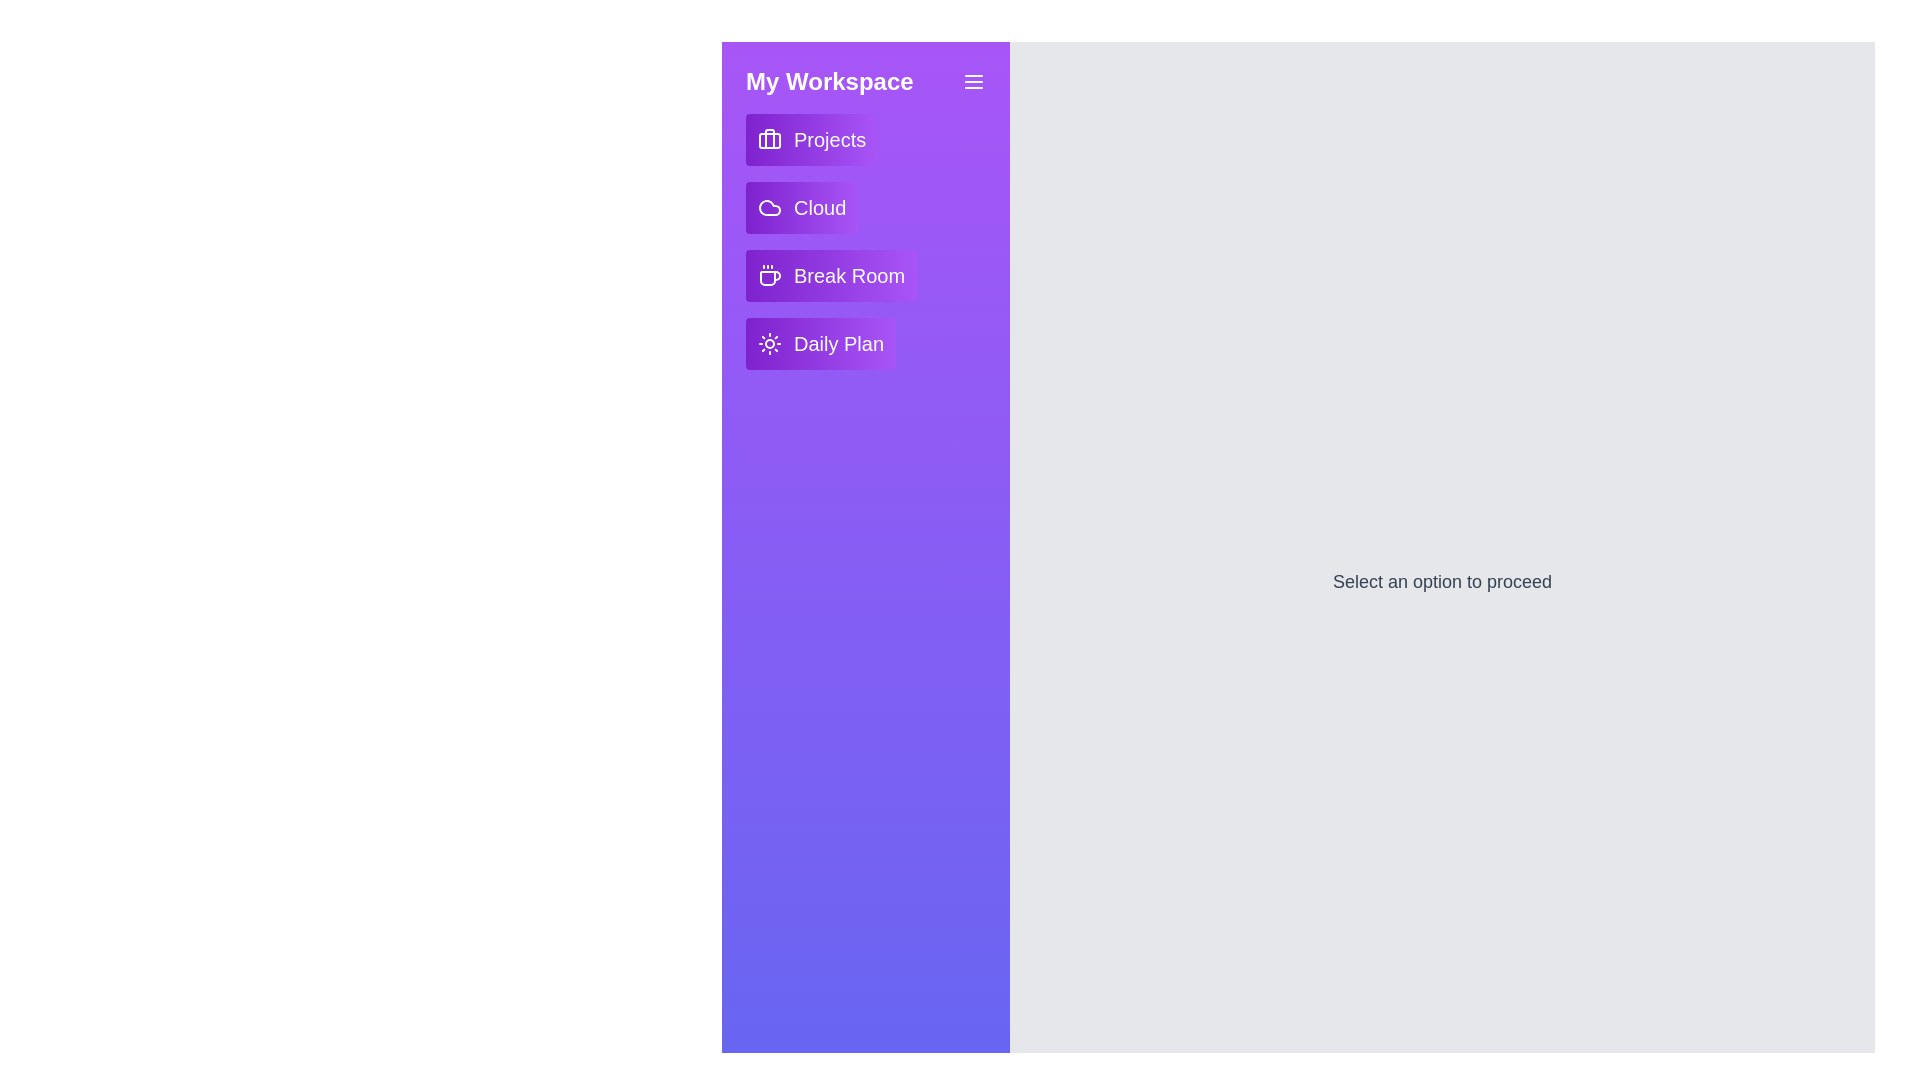 The height and width of the screenshot is (1080, 1920). Describe the element at coordinates (820, 342) in the screenshot. I see `the Daily Plan button in the drawer to interact with it` at that location.